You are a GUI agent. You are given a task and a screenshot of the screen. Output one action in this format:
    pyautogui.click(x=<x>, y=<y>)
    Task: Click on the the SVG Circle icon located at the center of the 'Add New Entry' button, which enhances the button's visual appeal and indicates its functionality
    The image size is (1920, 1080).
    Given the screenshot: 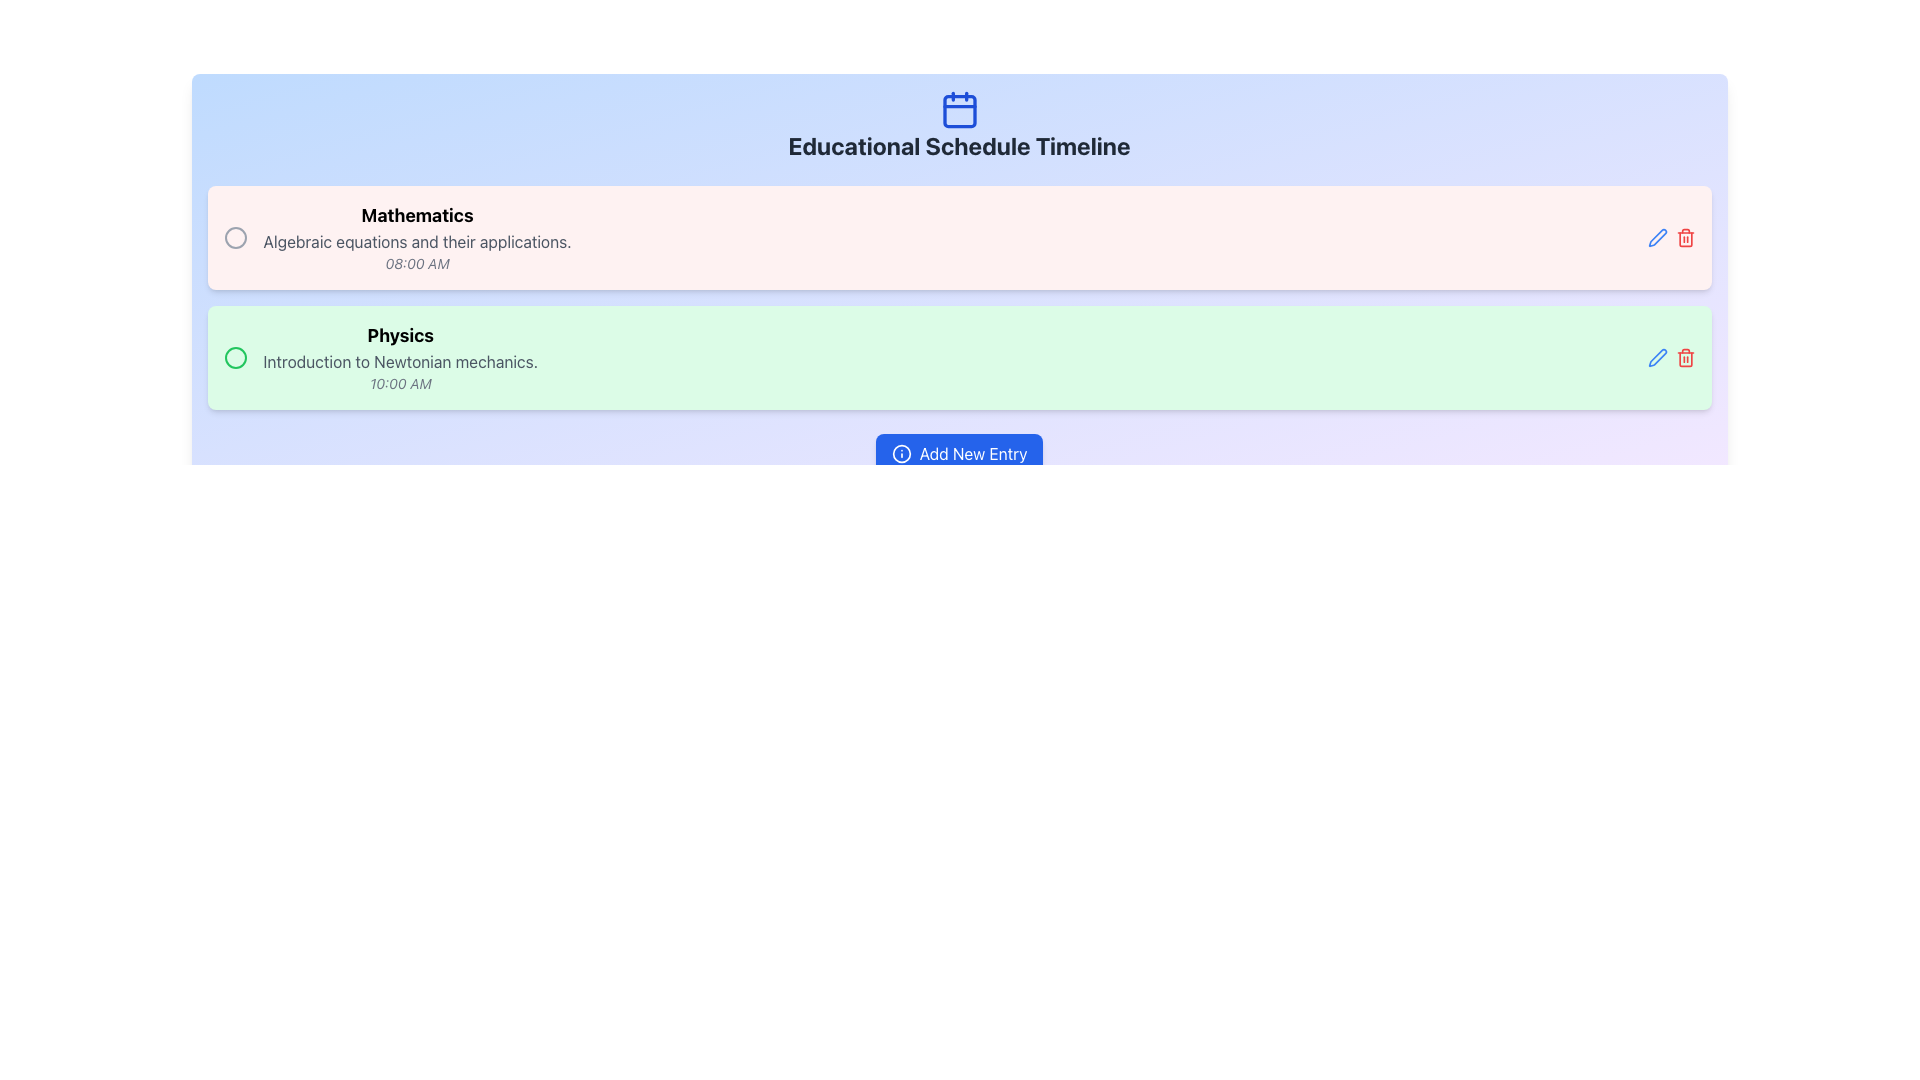 What is the action you would take?
    pyautogui.click(x=900, y=454)
    